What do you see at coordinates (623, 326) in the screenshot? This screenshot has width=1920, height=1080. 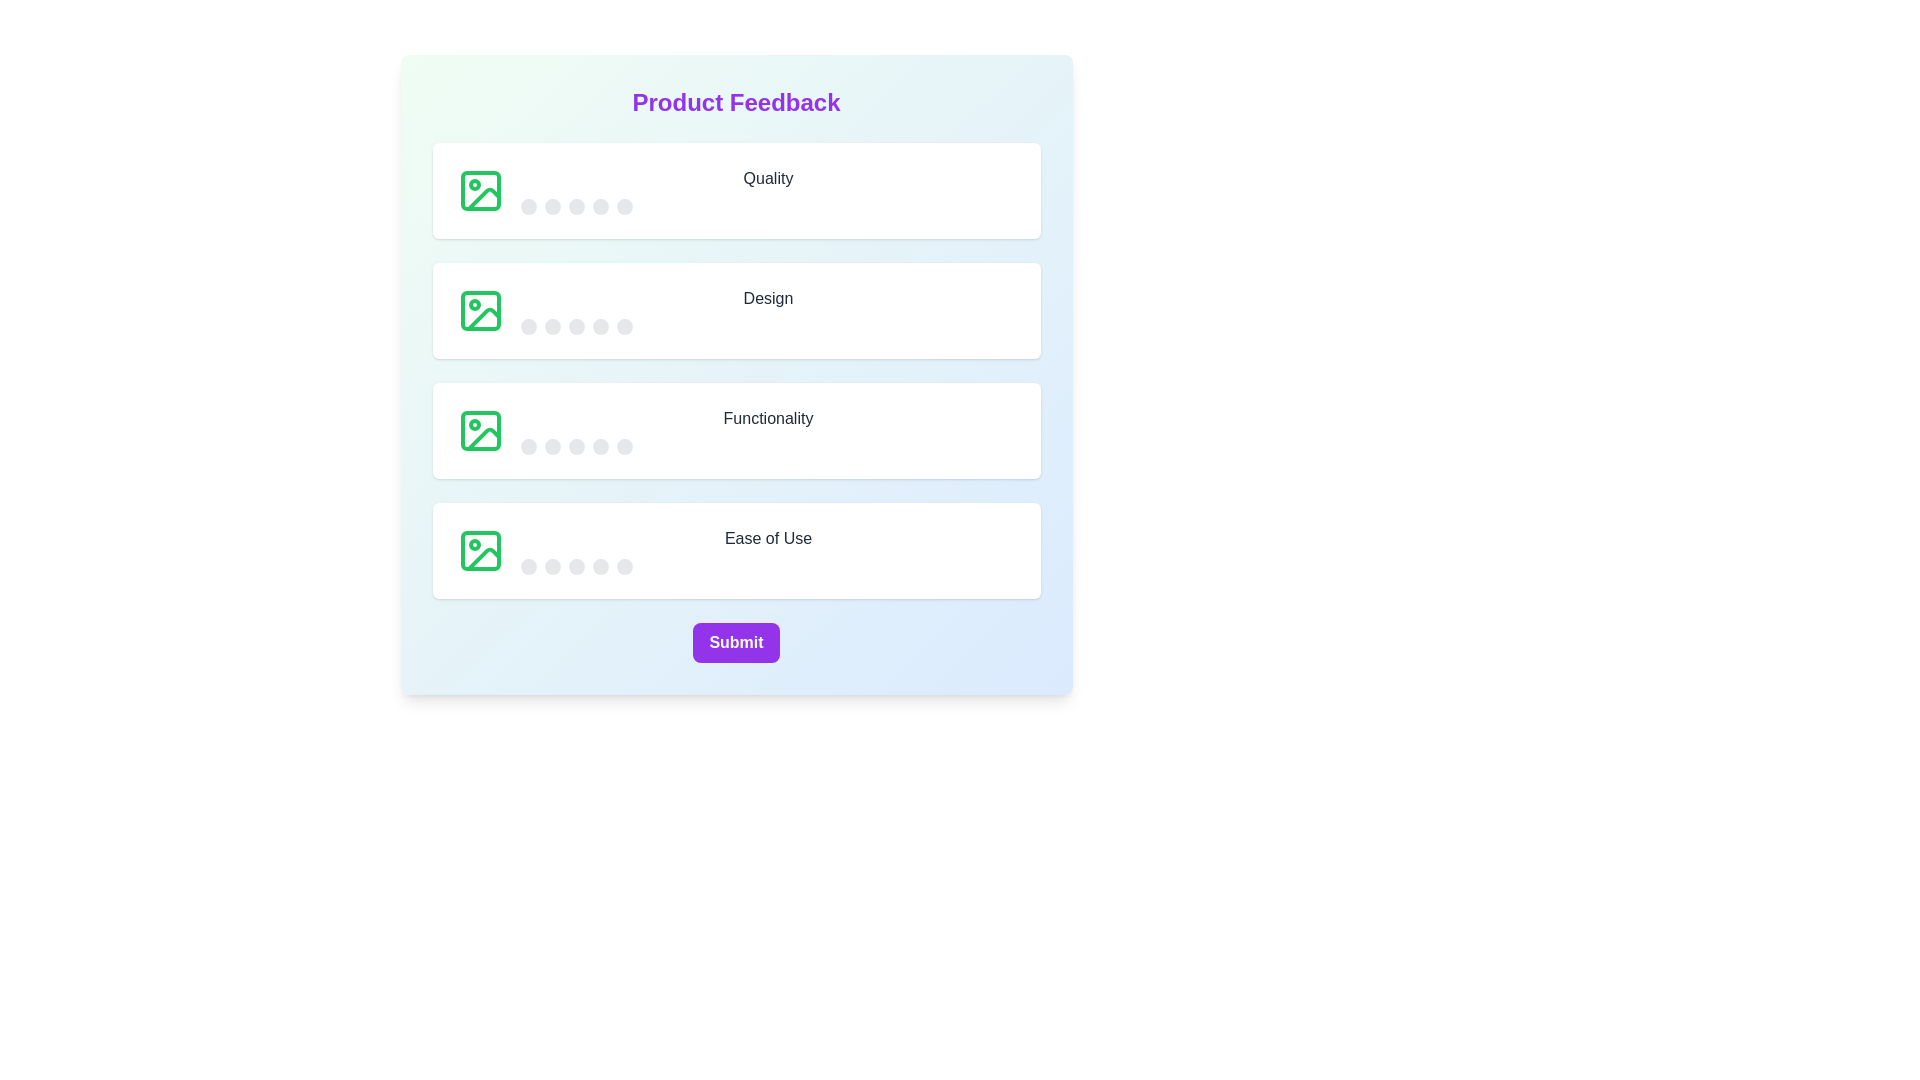 I see `the star corresponding to 5 for the 'Design' category` at bounding box center [623, 326].